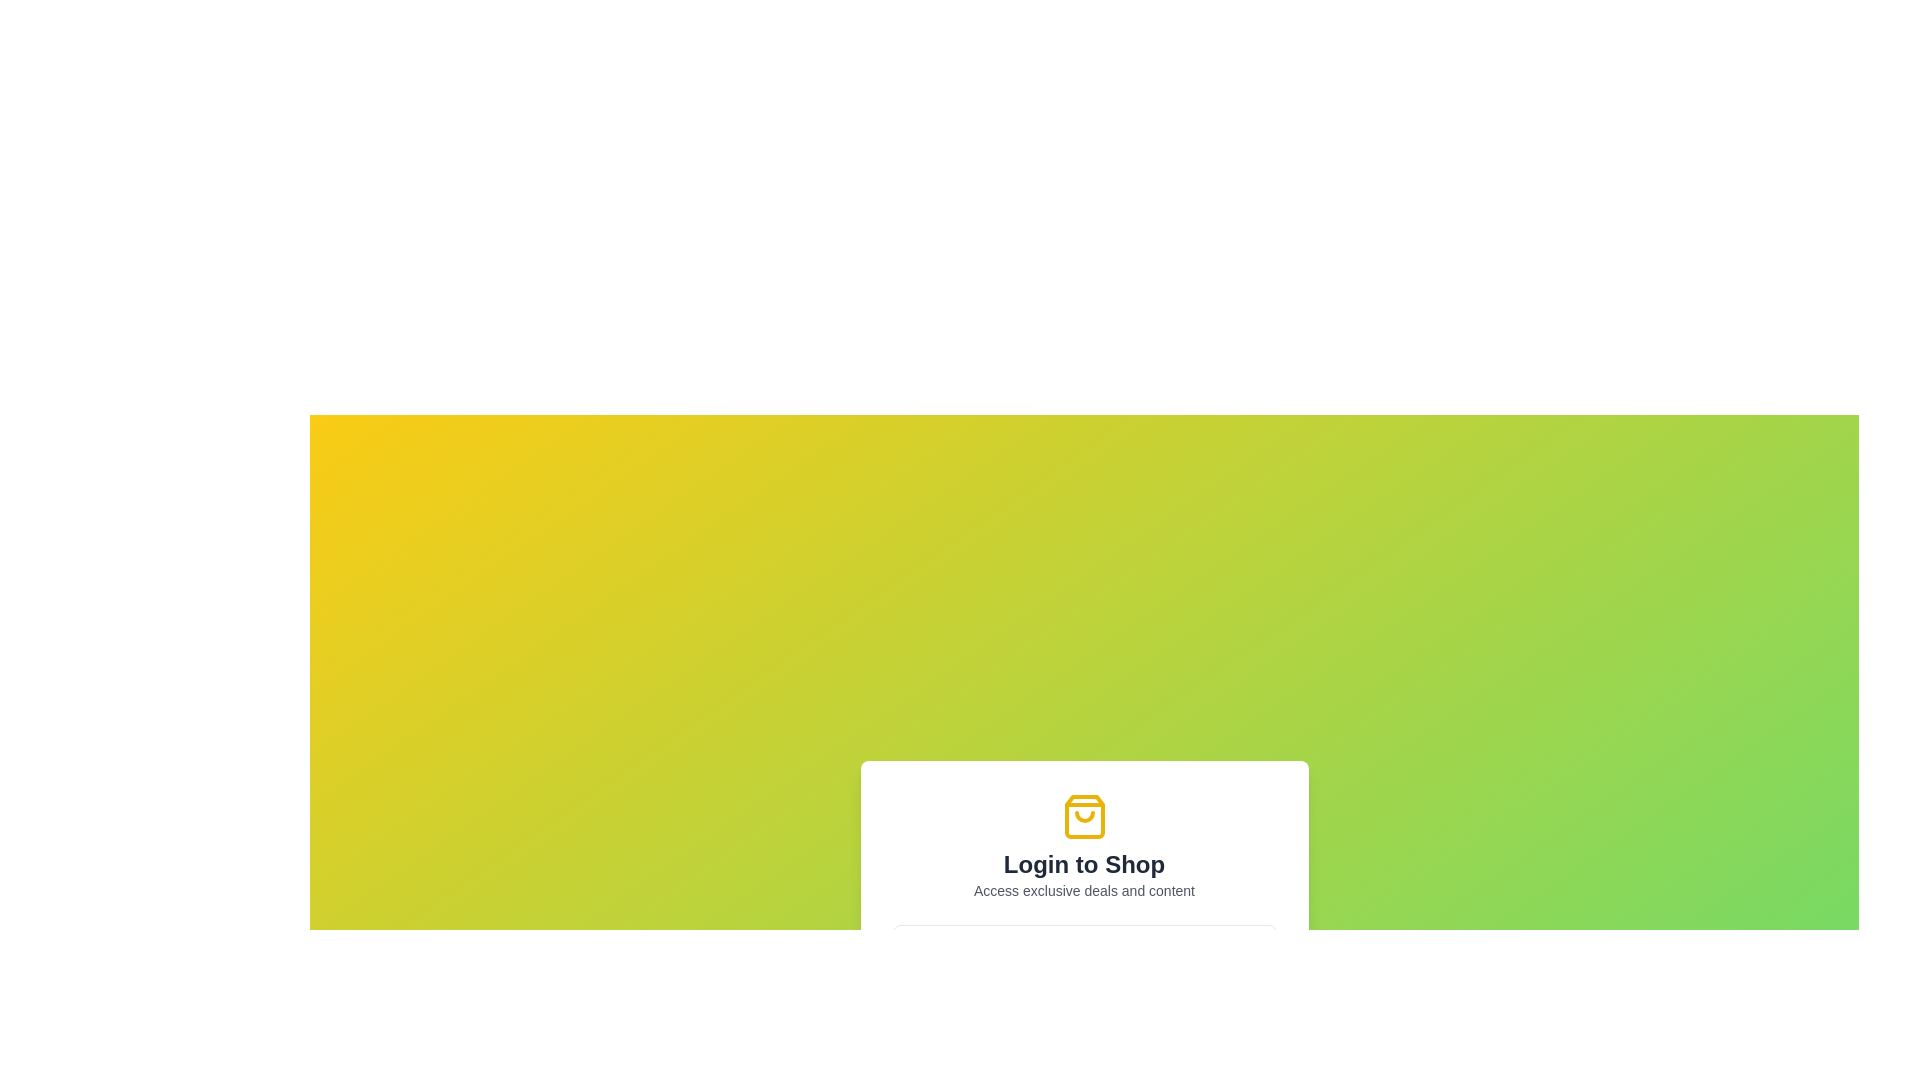 This screenshot has width=1920, height=1080. What do you see at coordinates (1083, 817) in the screenshot?
I see `the shopping bag icon, which is visually represented with a yellow tone and located just above the text 'Login to Shop.'` at bounding box center [1083, 817].